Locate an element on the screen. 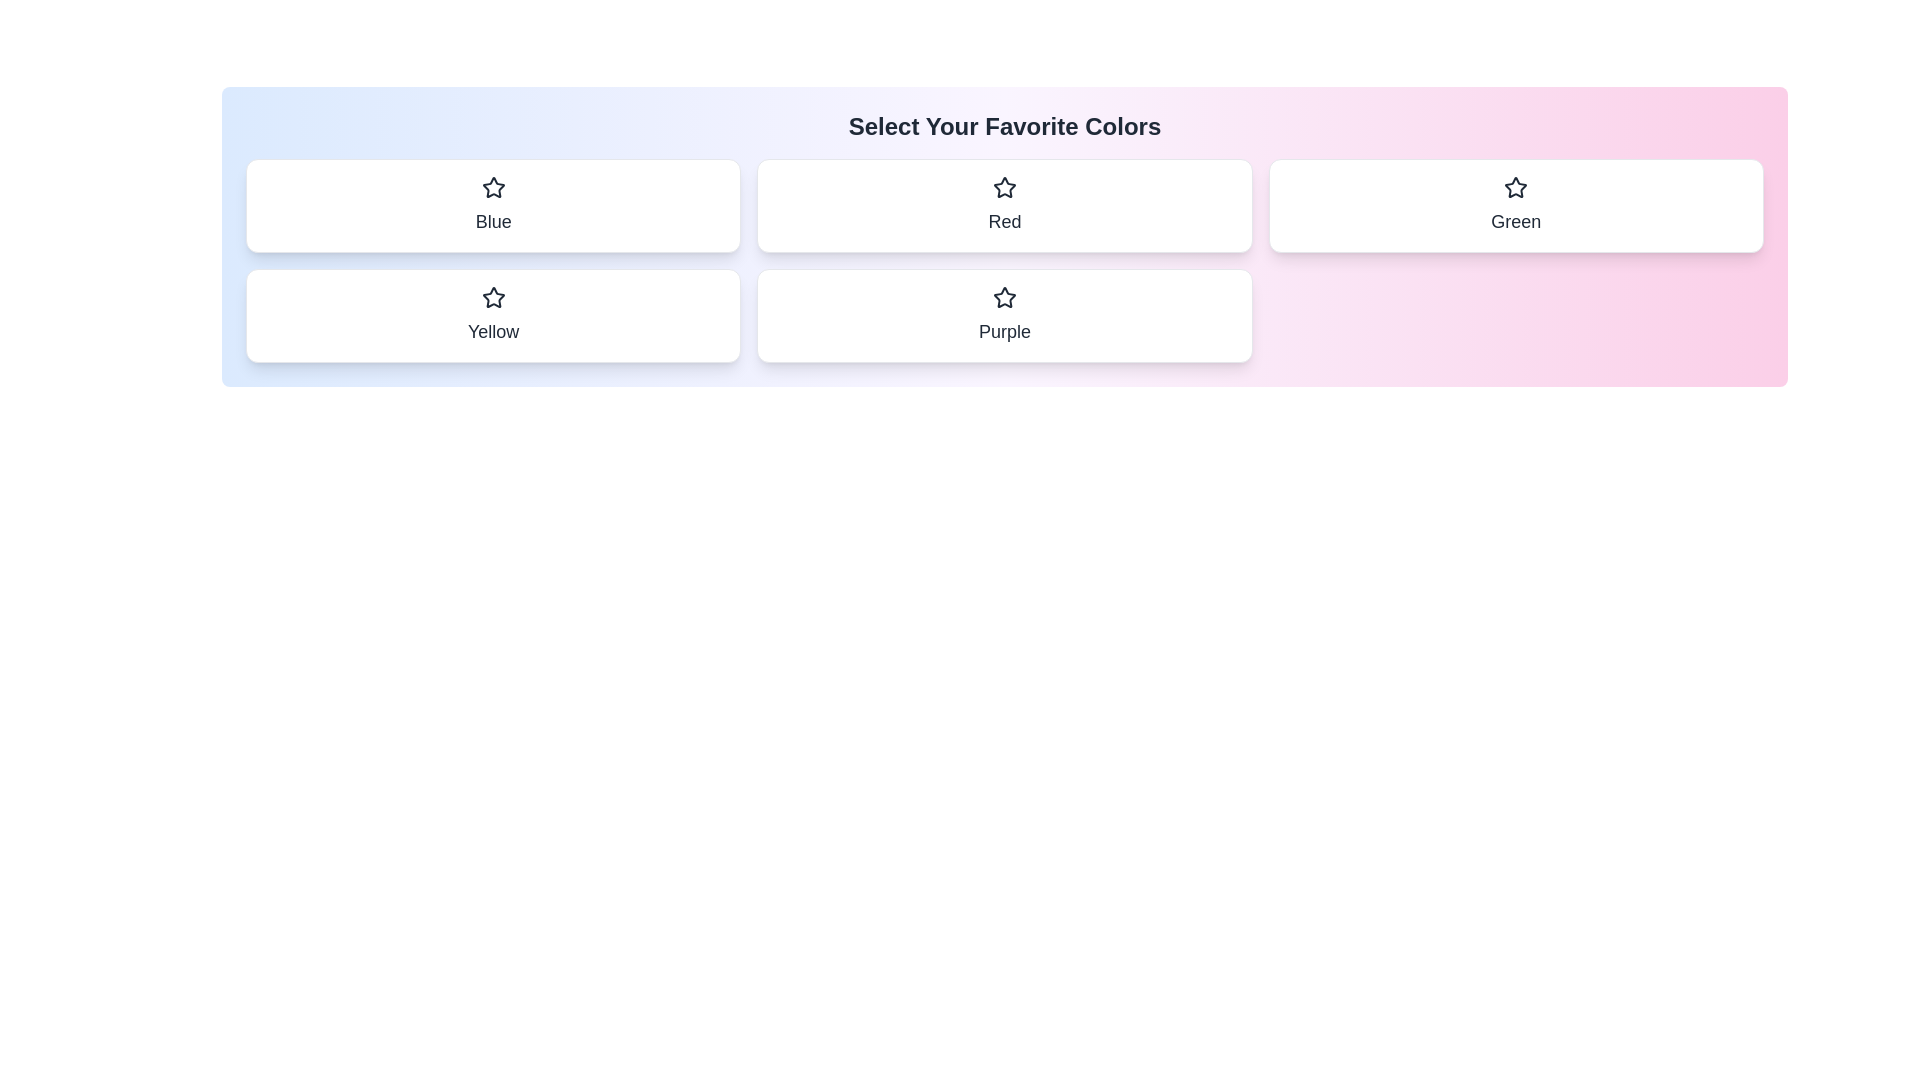  the color chip Yellow is located at coordinates (493, 315).